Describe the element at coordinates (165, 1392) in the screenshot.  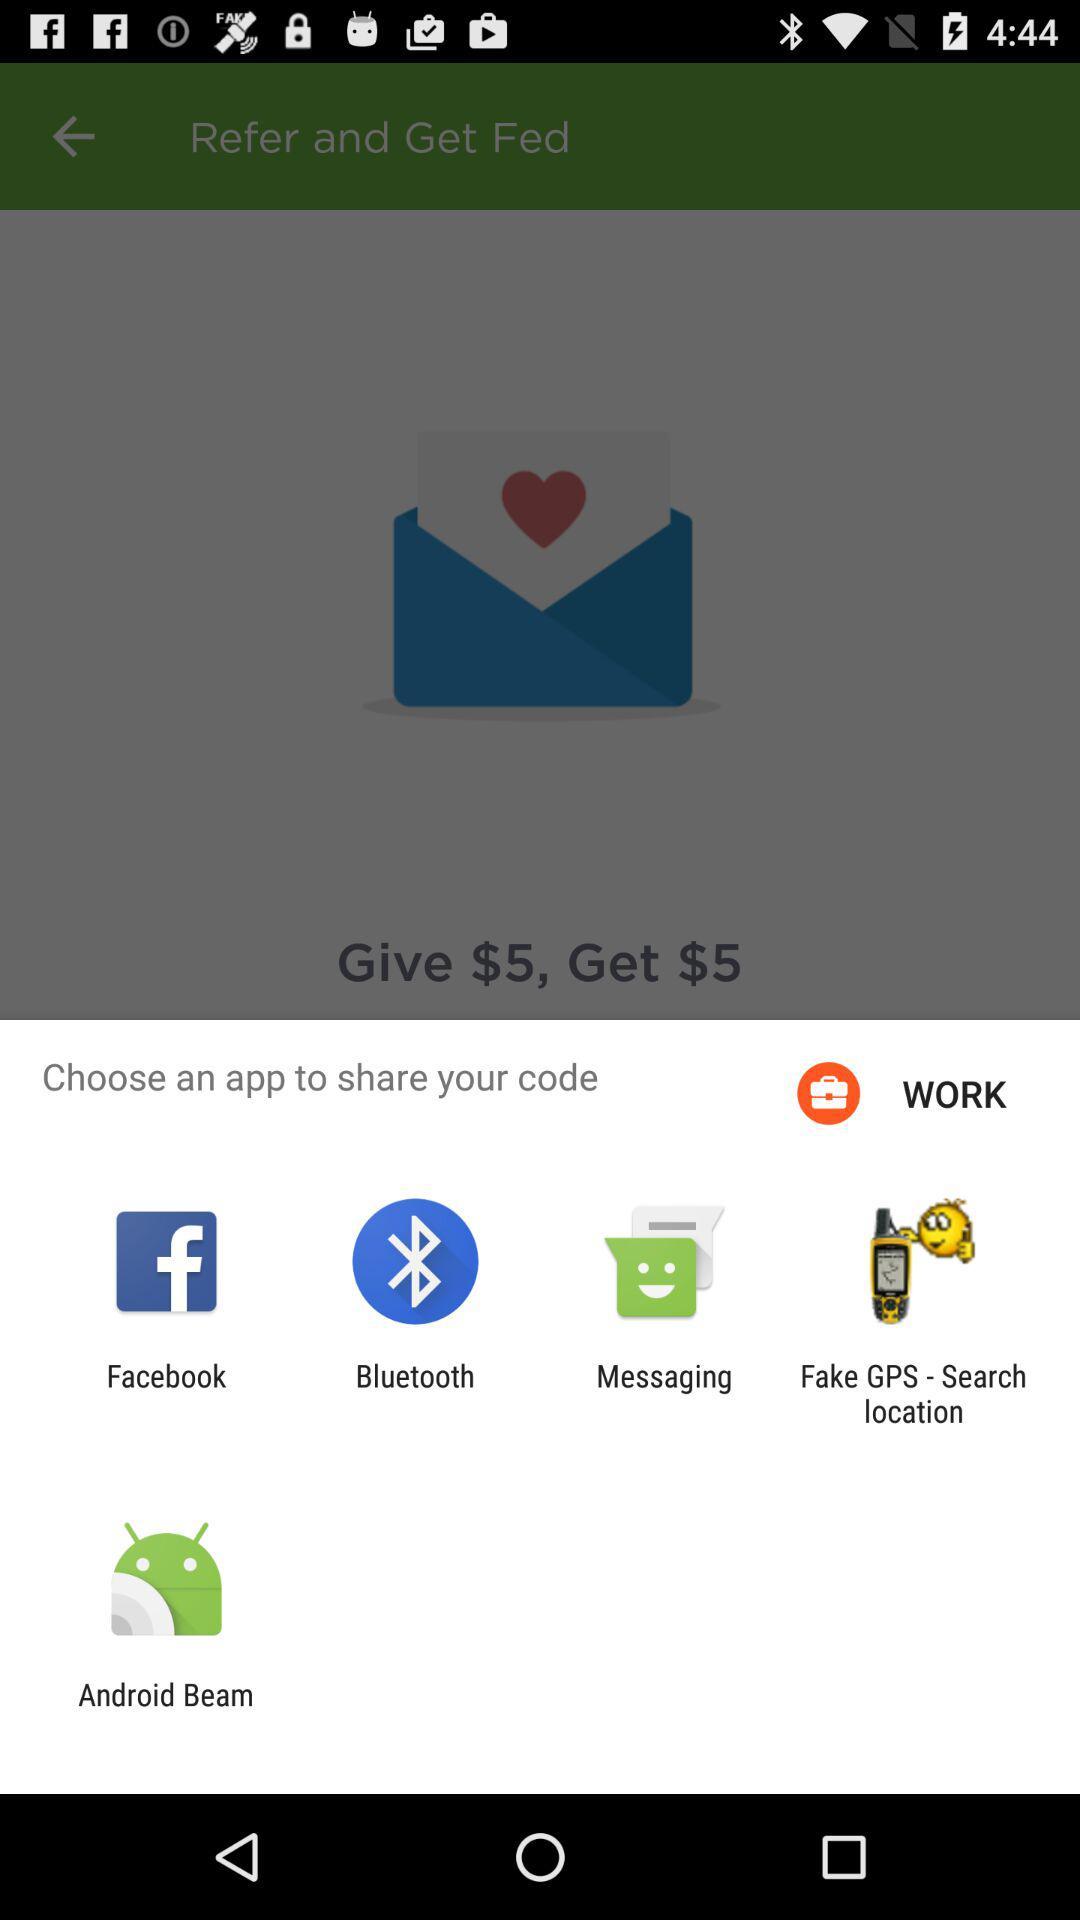
I see `the icon to the left of bluetooth icon` at that location.